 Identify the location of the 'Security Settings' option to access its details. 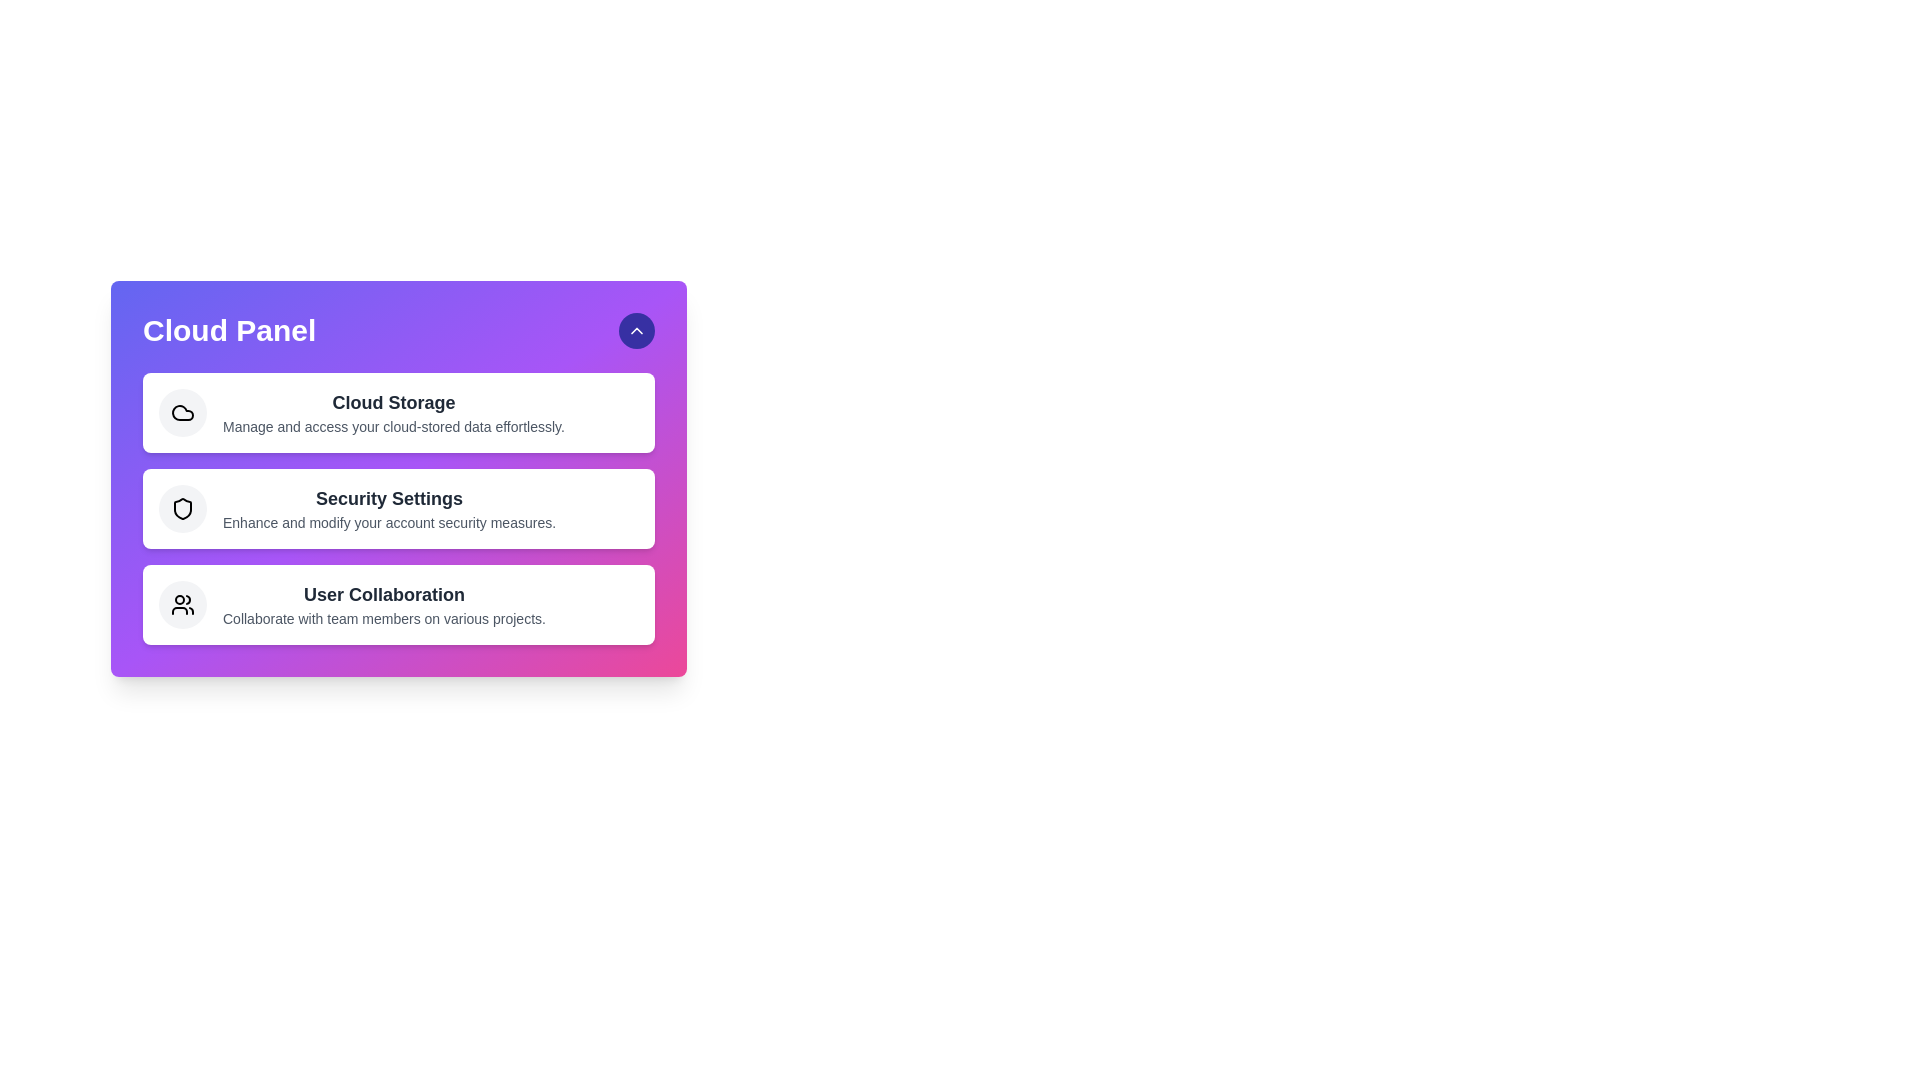
(398, 508).